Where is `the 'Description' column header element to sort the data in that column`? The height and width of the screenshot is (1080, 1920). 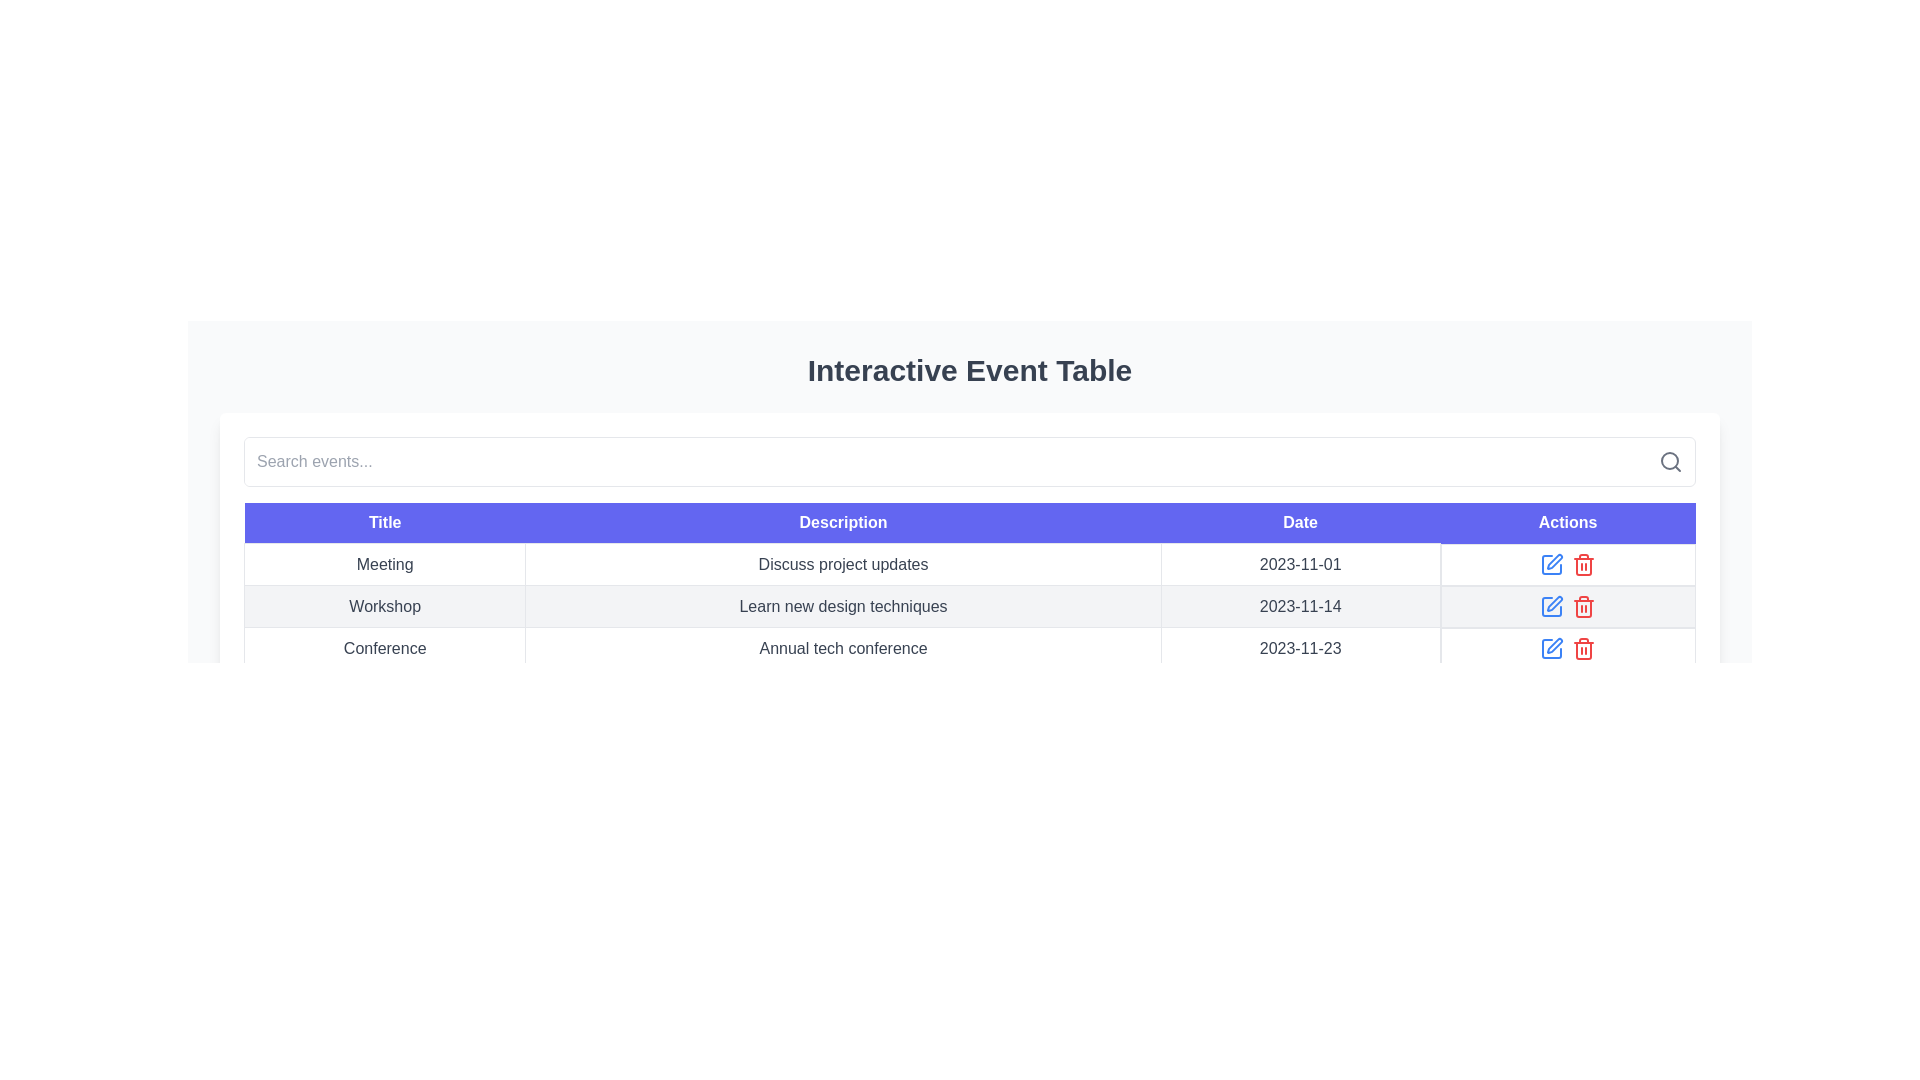
the 'Description' column header element to sort the data in that column is located at coordinates (843, 522).